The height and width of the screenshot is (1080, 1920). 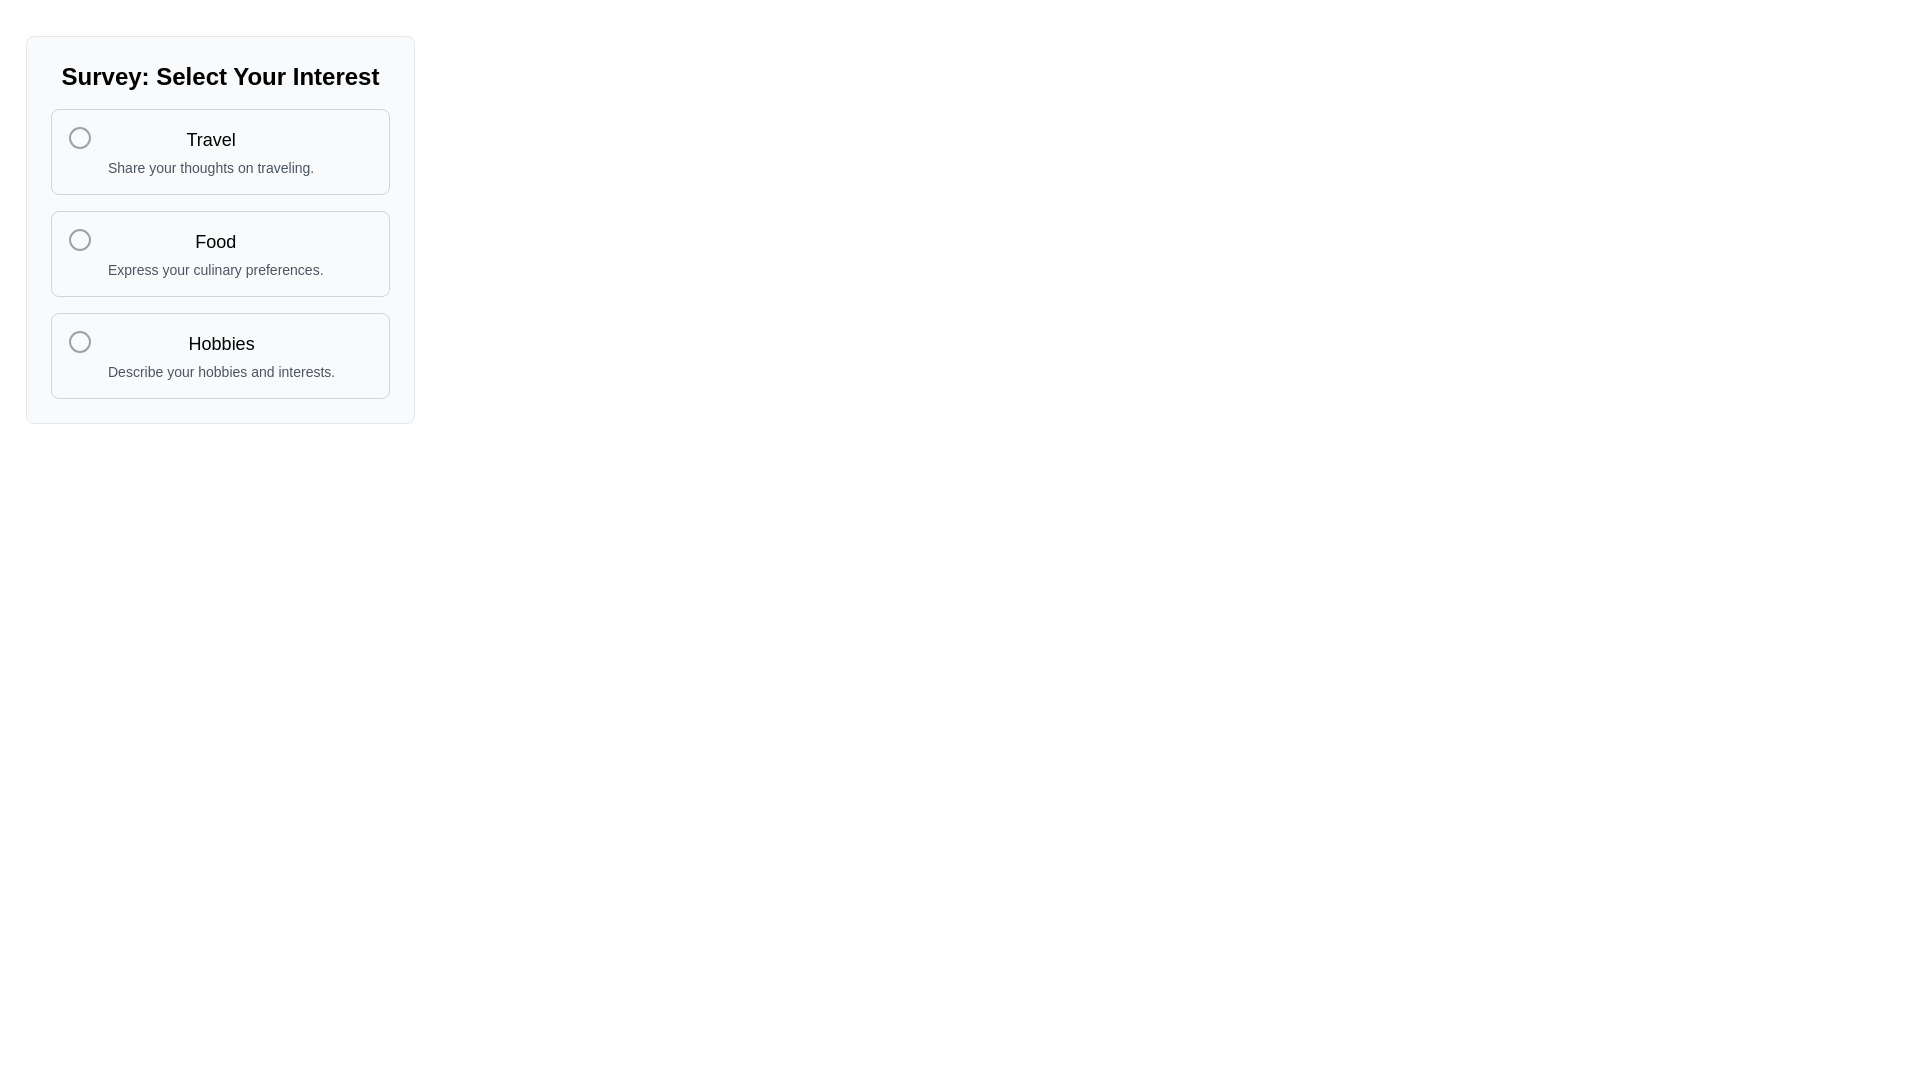 What do you see at coordinates (80, 341) in the screenshot?
I see `the Circular Icon or Unselected Radio Button located at the center left of the 'Hobbies' row in the survey options` at bounding box center [80, 341].